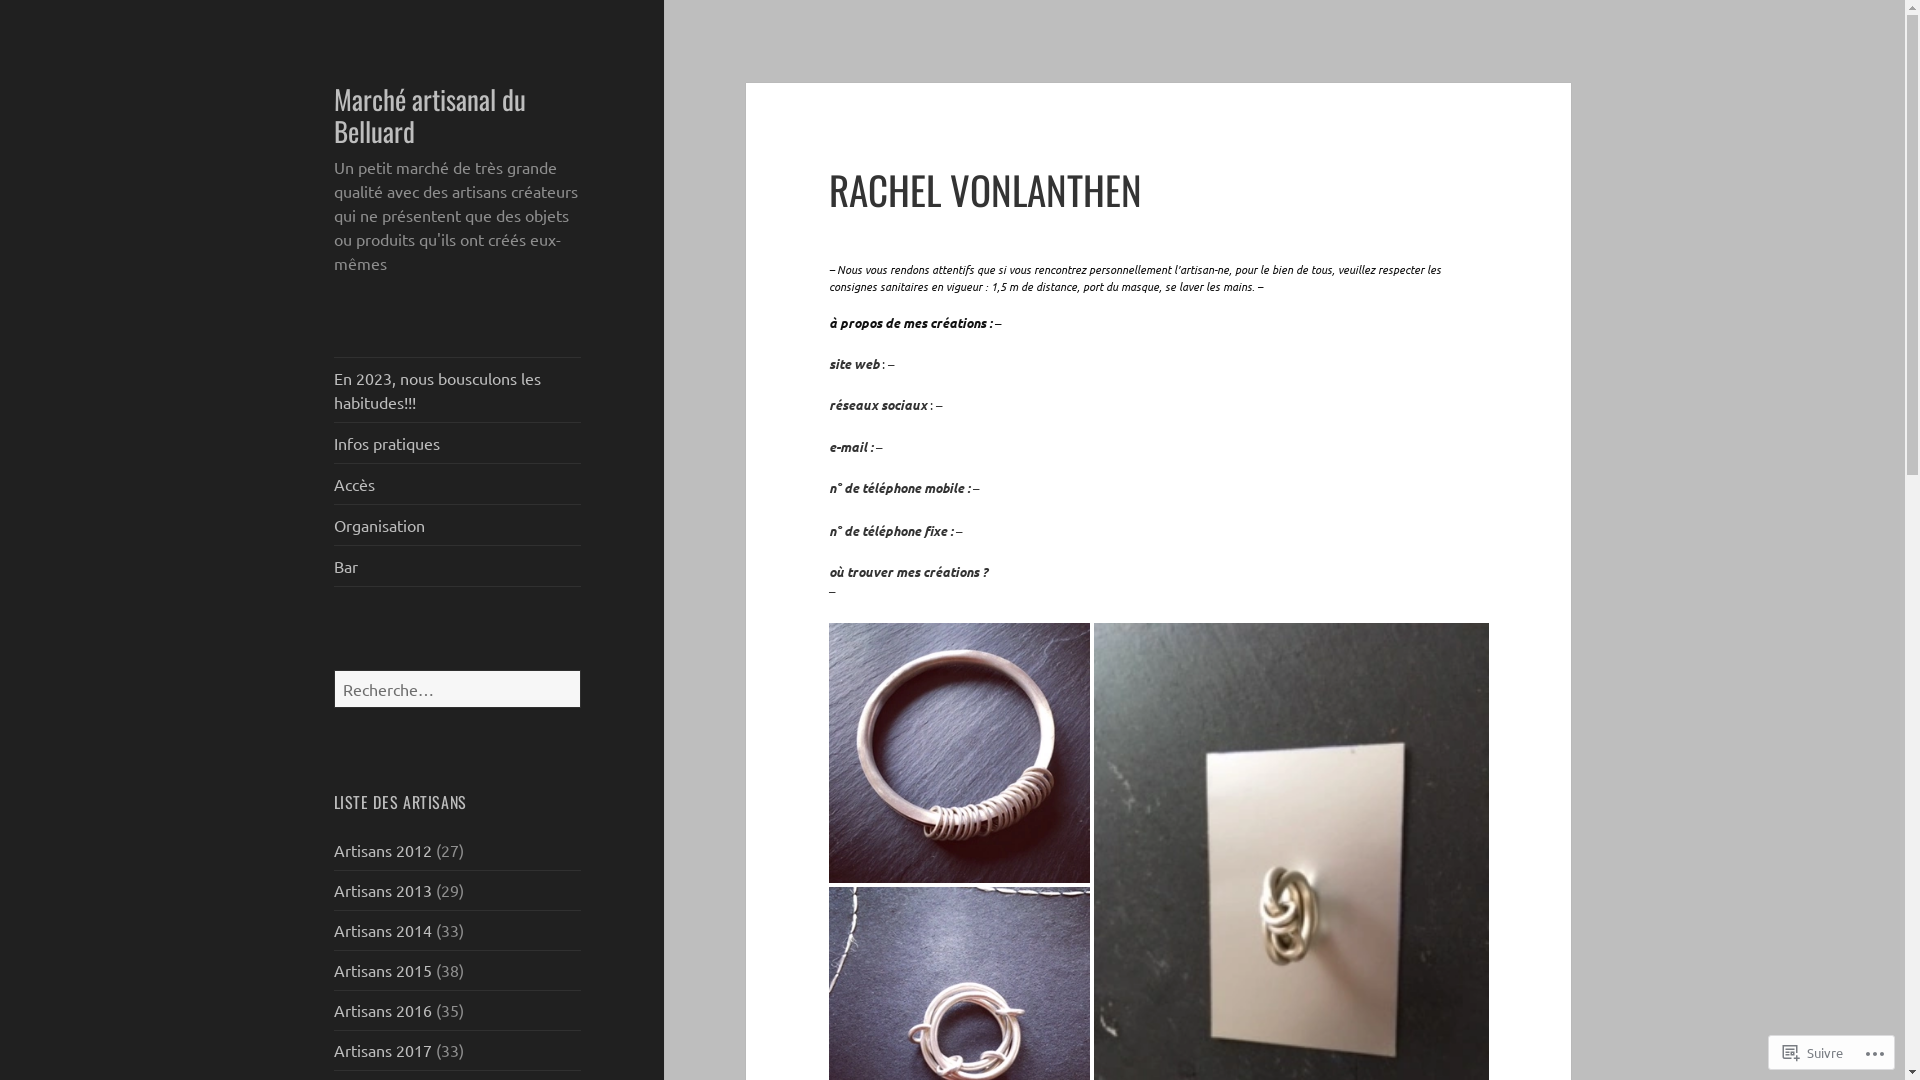 The width and height of the screenshot is (1920, 1080). Describe the element at coordinates (334, 849) in the screenshot. I see `'Artisans 2012'` at that location.